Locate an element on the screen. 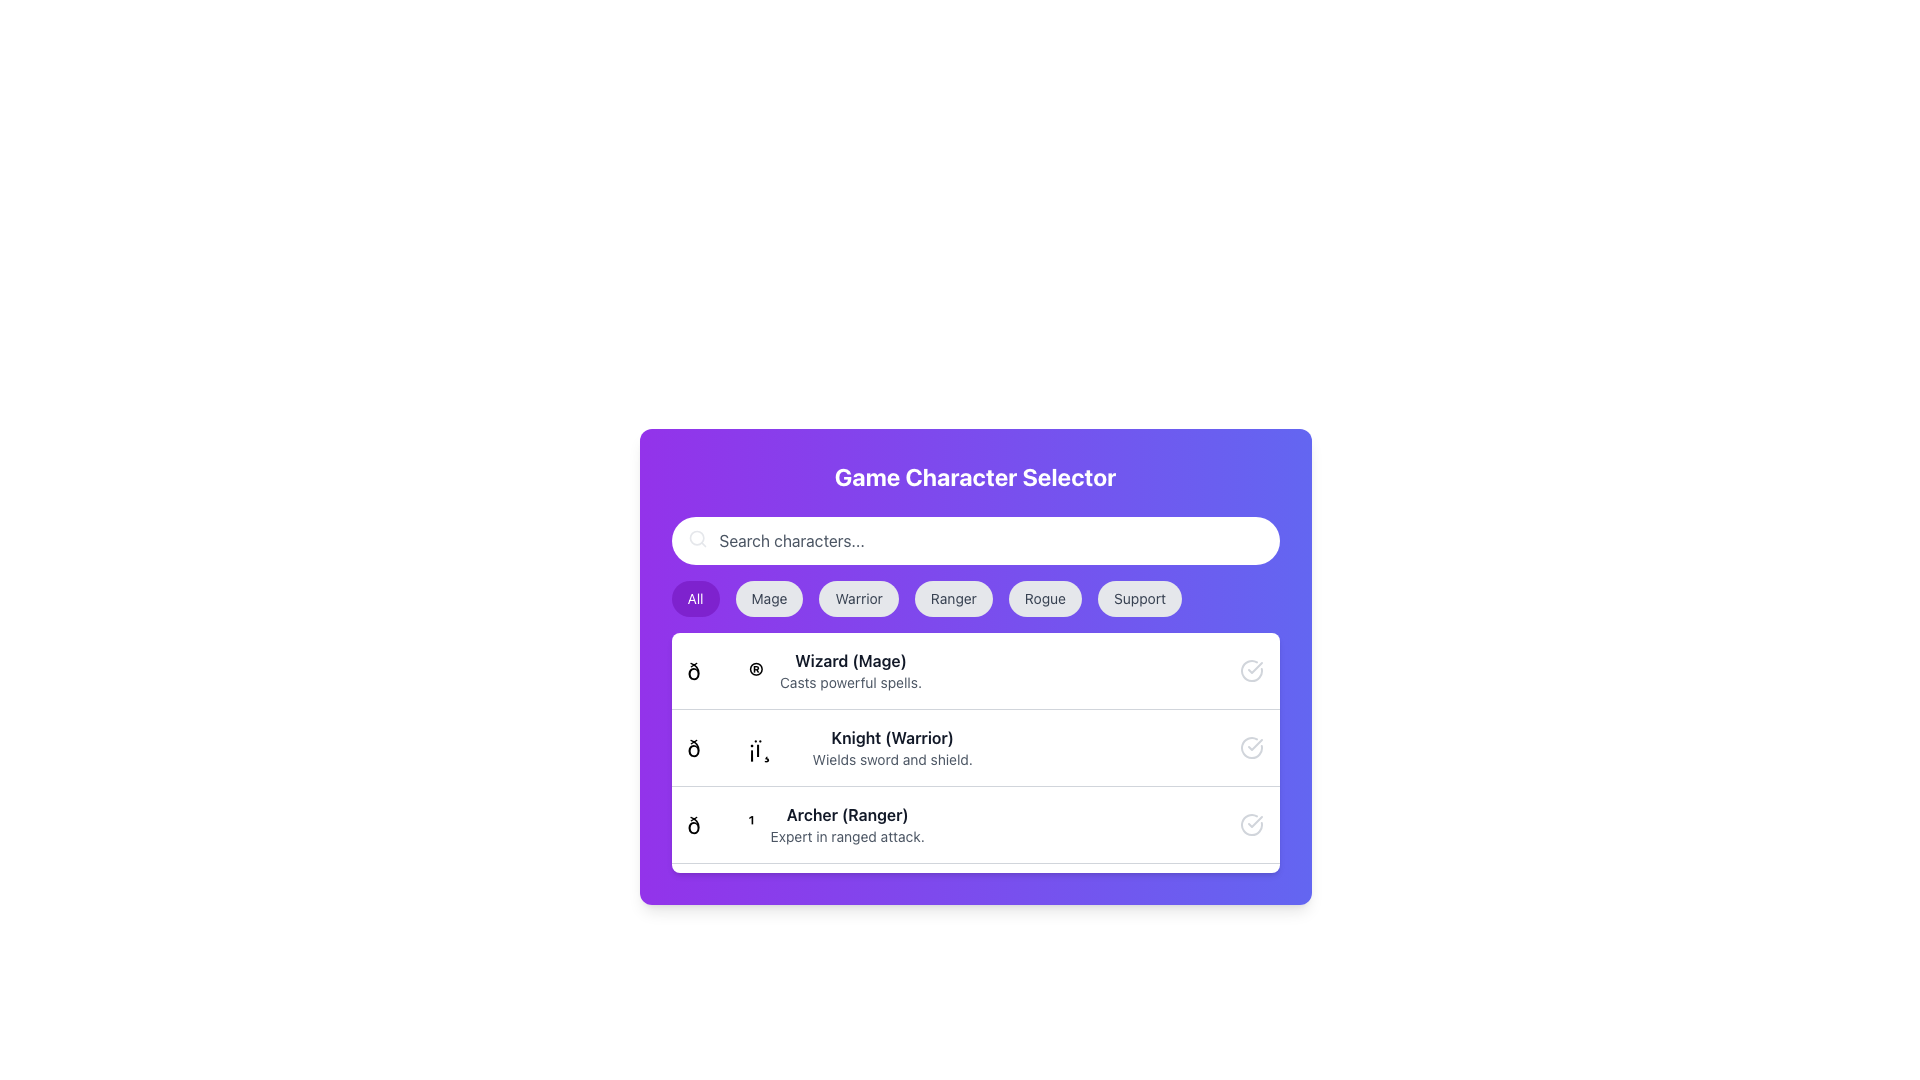 The height and width of the screenshot is (1080, 1920). the first list item featuring the text 'Wizard (Mage)' with the description 'Casts powerful spells,' which includes an emoji to the left of the text is located at coordinates (804, 671).